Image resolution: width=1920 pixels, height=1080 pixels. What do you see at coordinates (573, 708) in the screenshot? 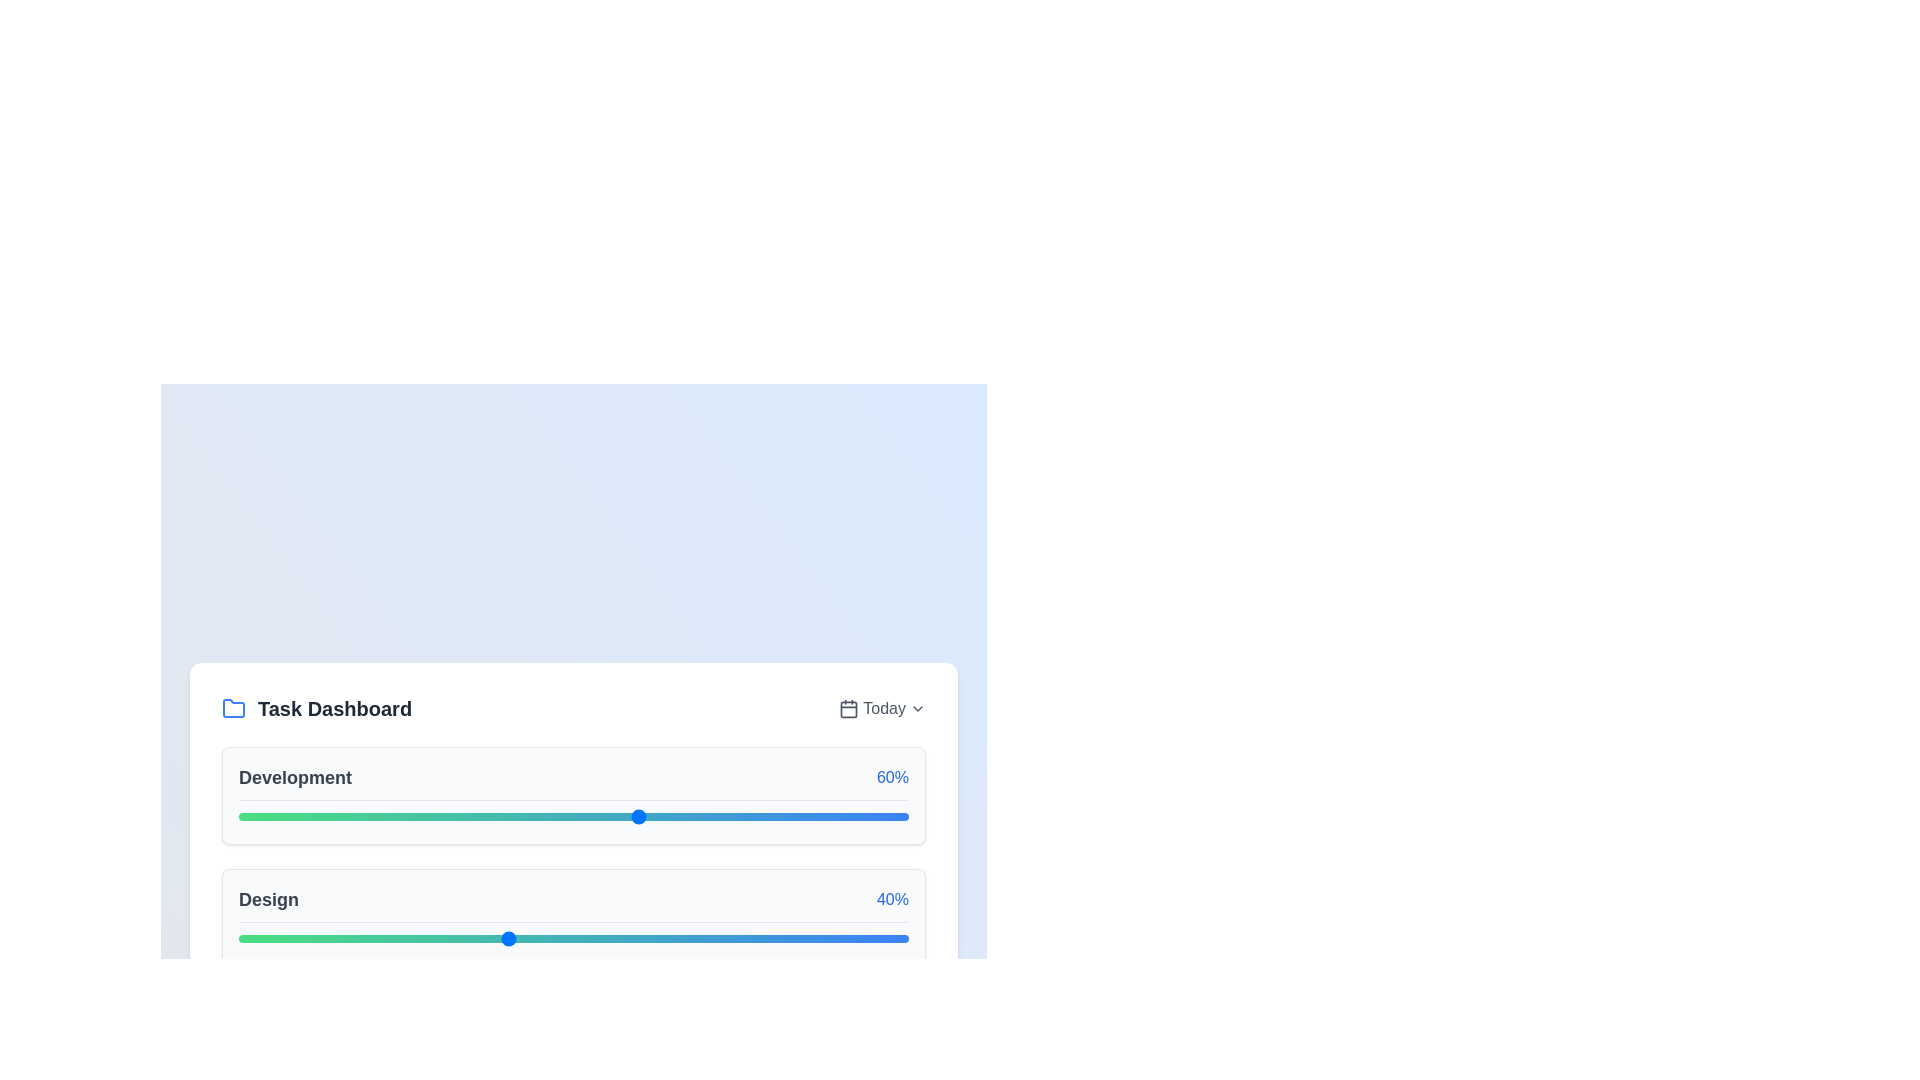
I see `the displayed text in the Header which consists of 'Task Dashboard' on the left and 'Today' on the right, located at the top of the card above the 'Development' and 'Design' sections` at bounding box center [573, 708].